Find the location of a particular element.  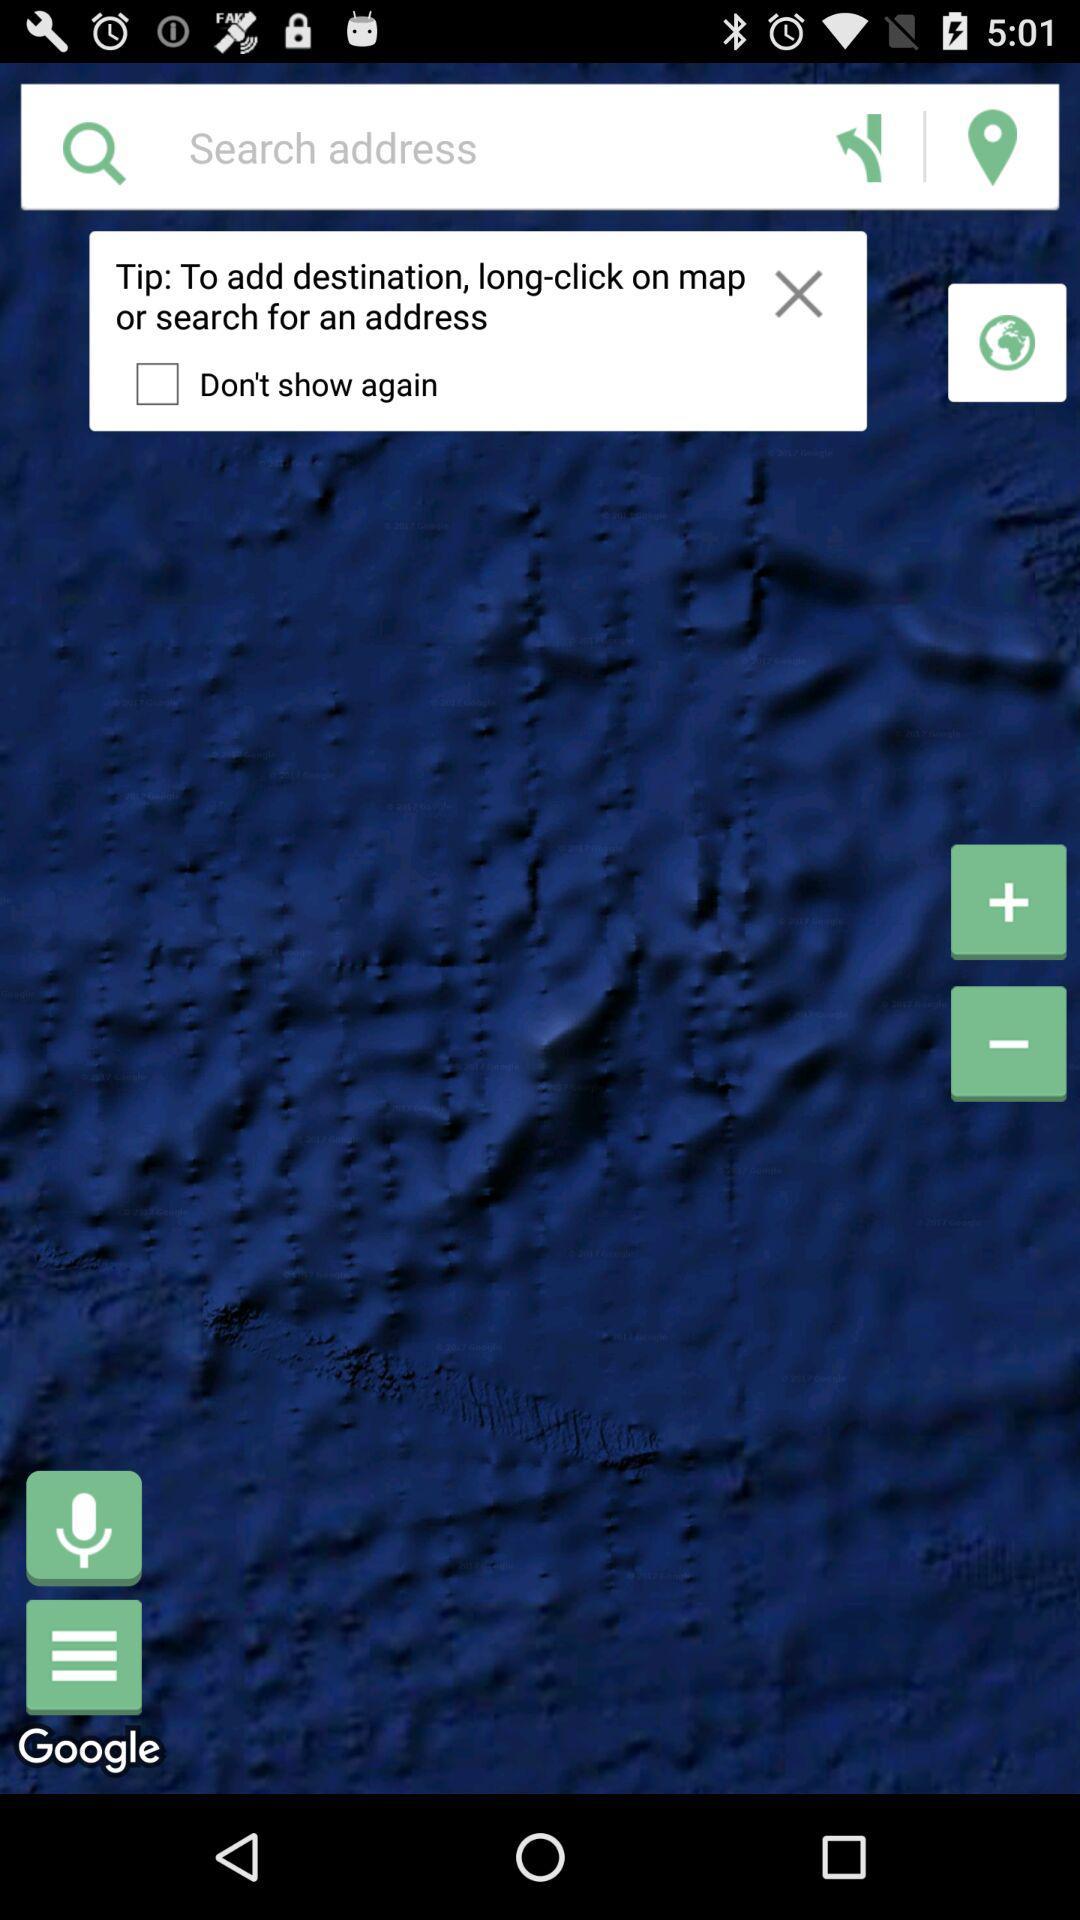

the menu icon is located at coordinates (83, 1773).